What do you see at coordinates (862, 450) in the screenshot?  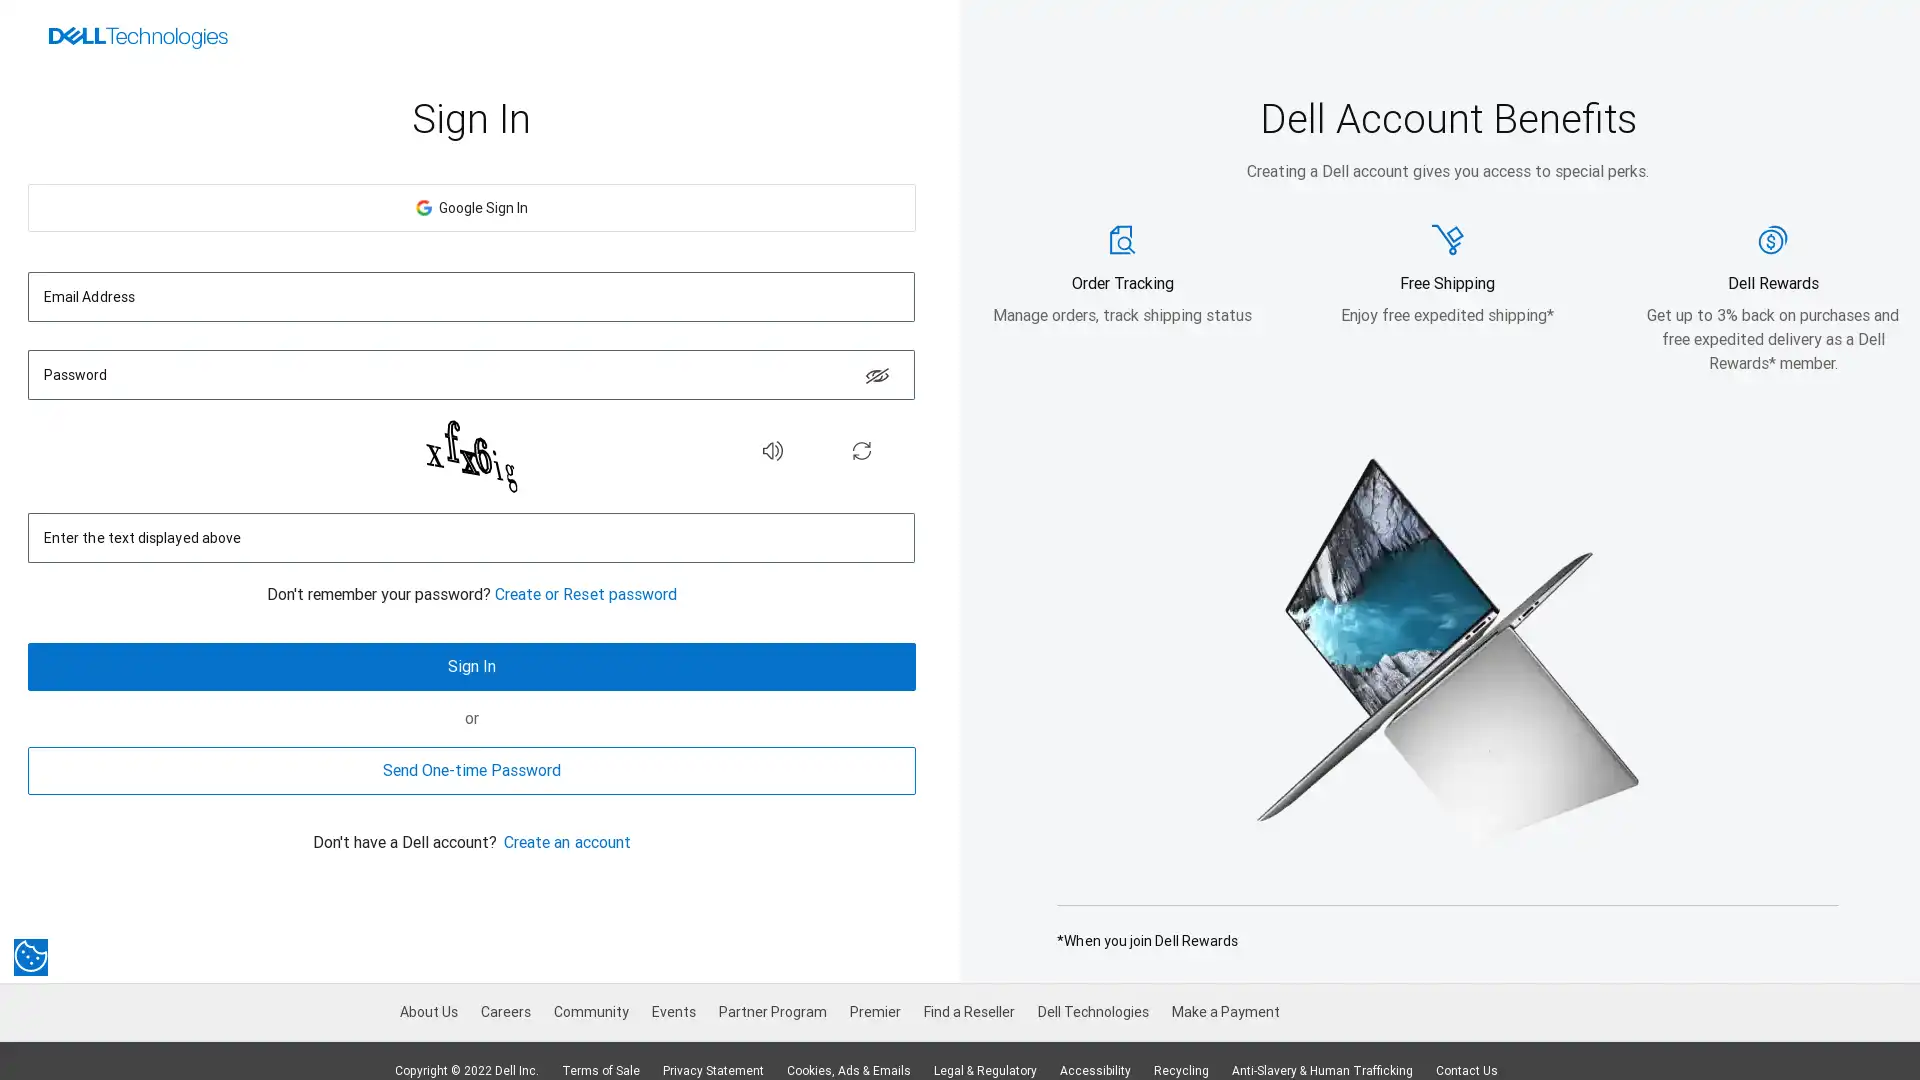 I see `captchaRefreshIcon_6367f6ca-64b7-46ff-b7e6-fa4b71907169` at bounding box center [862, 450].